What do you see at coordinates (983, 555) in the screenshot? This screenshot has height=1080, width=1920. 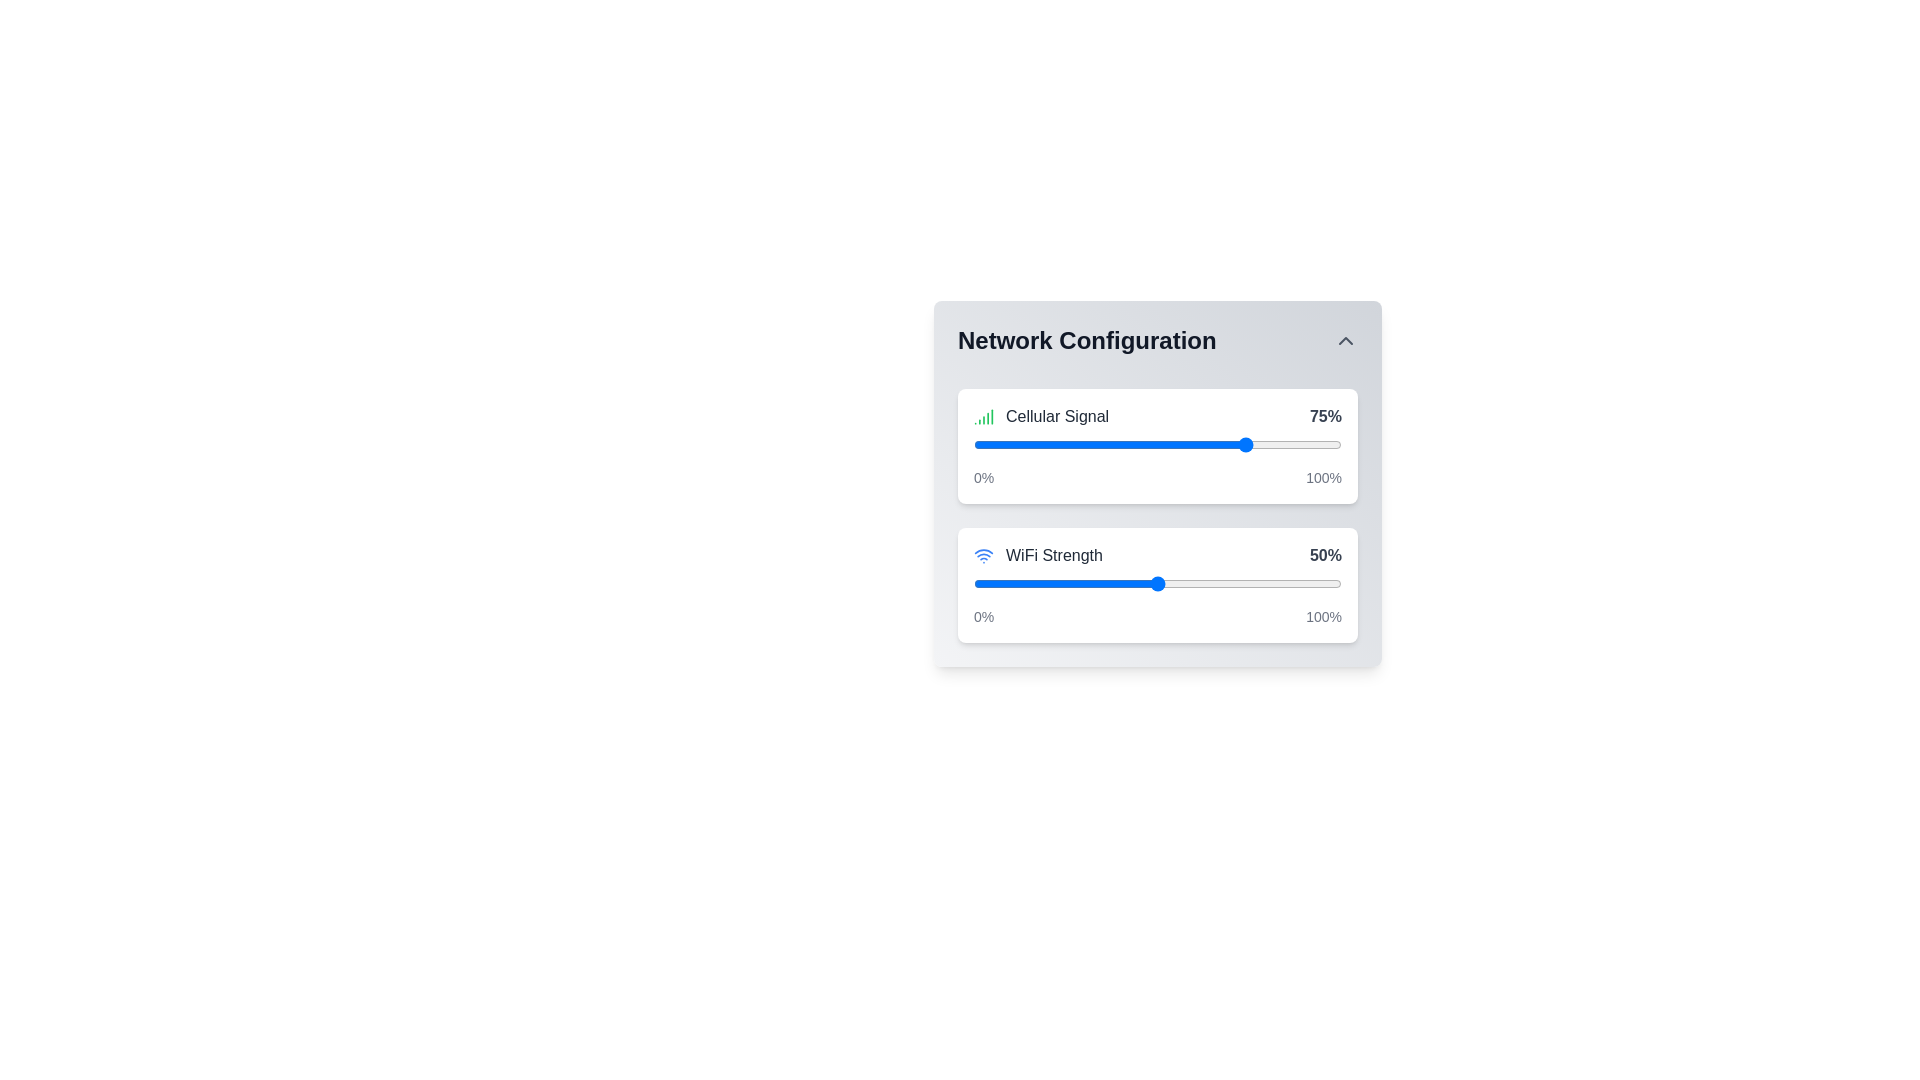 I see `the WiFi Strength icon, which is located to the left of the 'WiFi Strength' label in the network configuration section` at bounding box center [983, 555].